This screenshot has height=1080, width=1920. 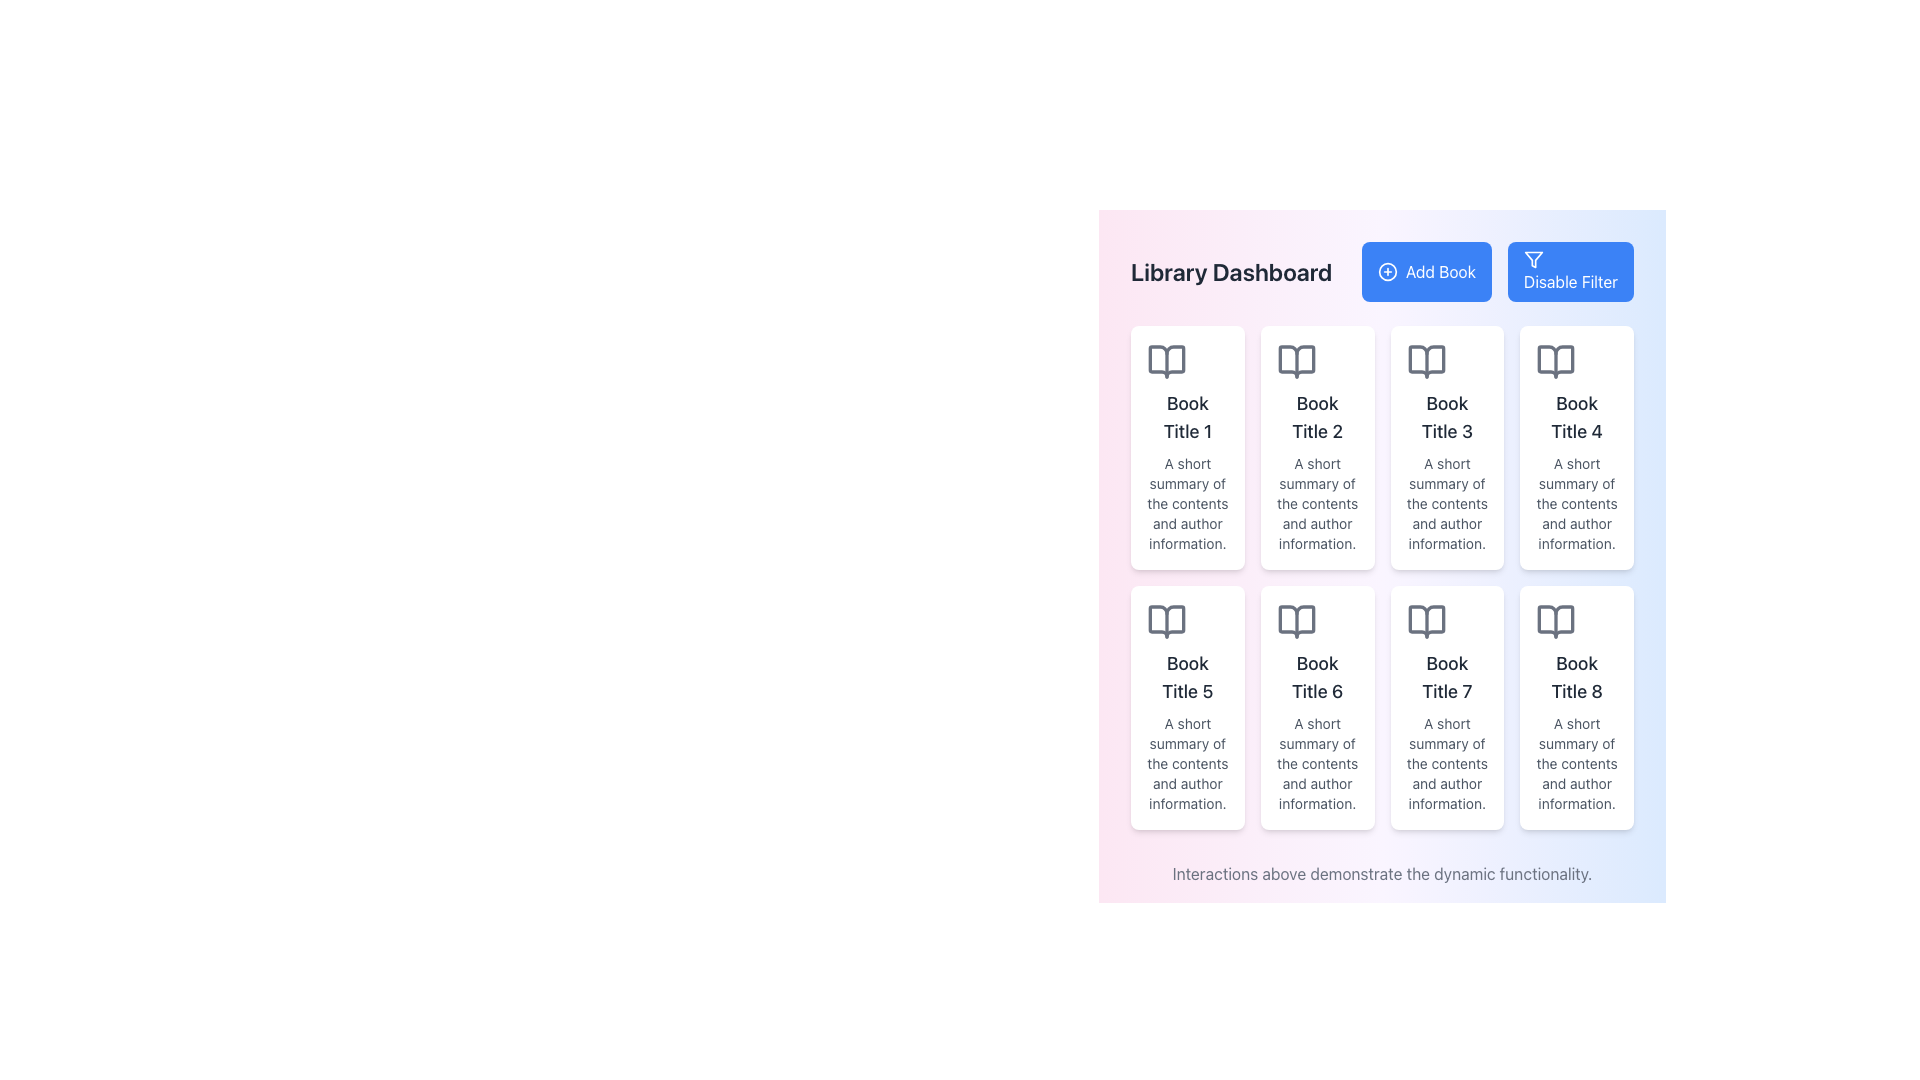 I want to click on the circular icon with a plus sign at its center, which is part of the 'Add Book' button, so click(x=1386, y=272).